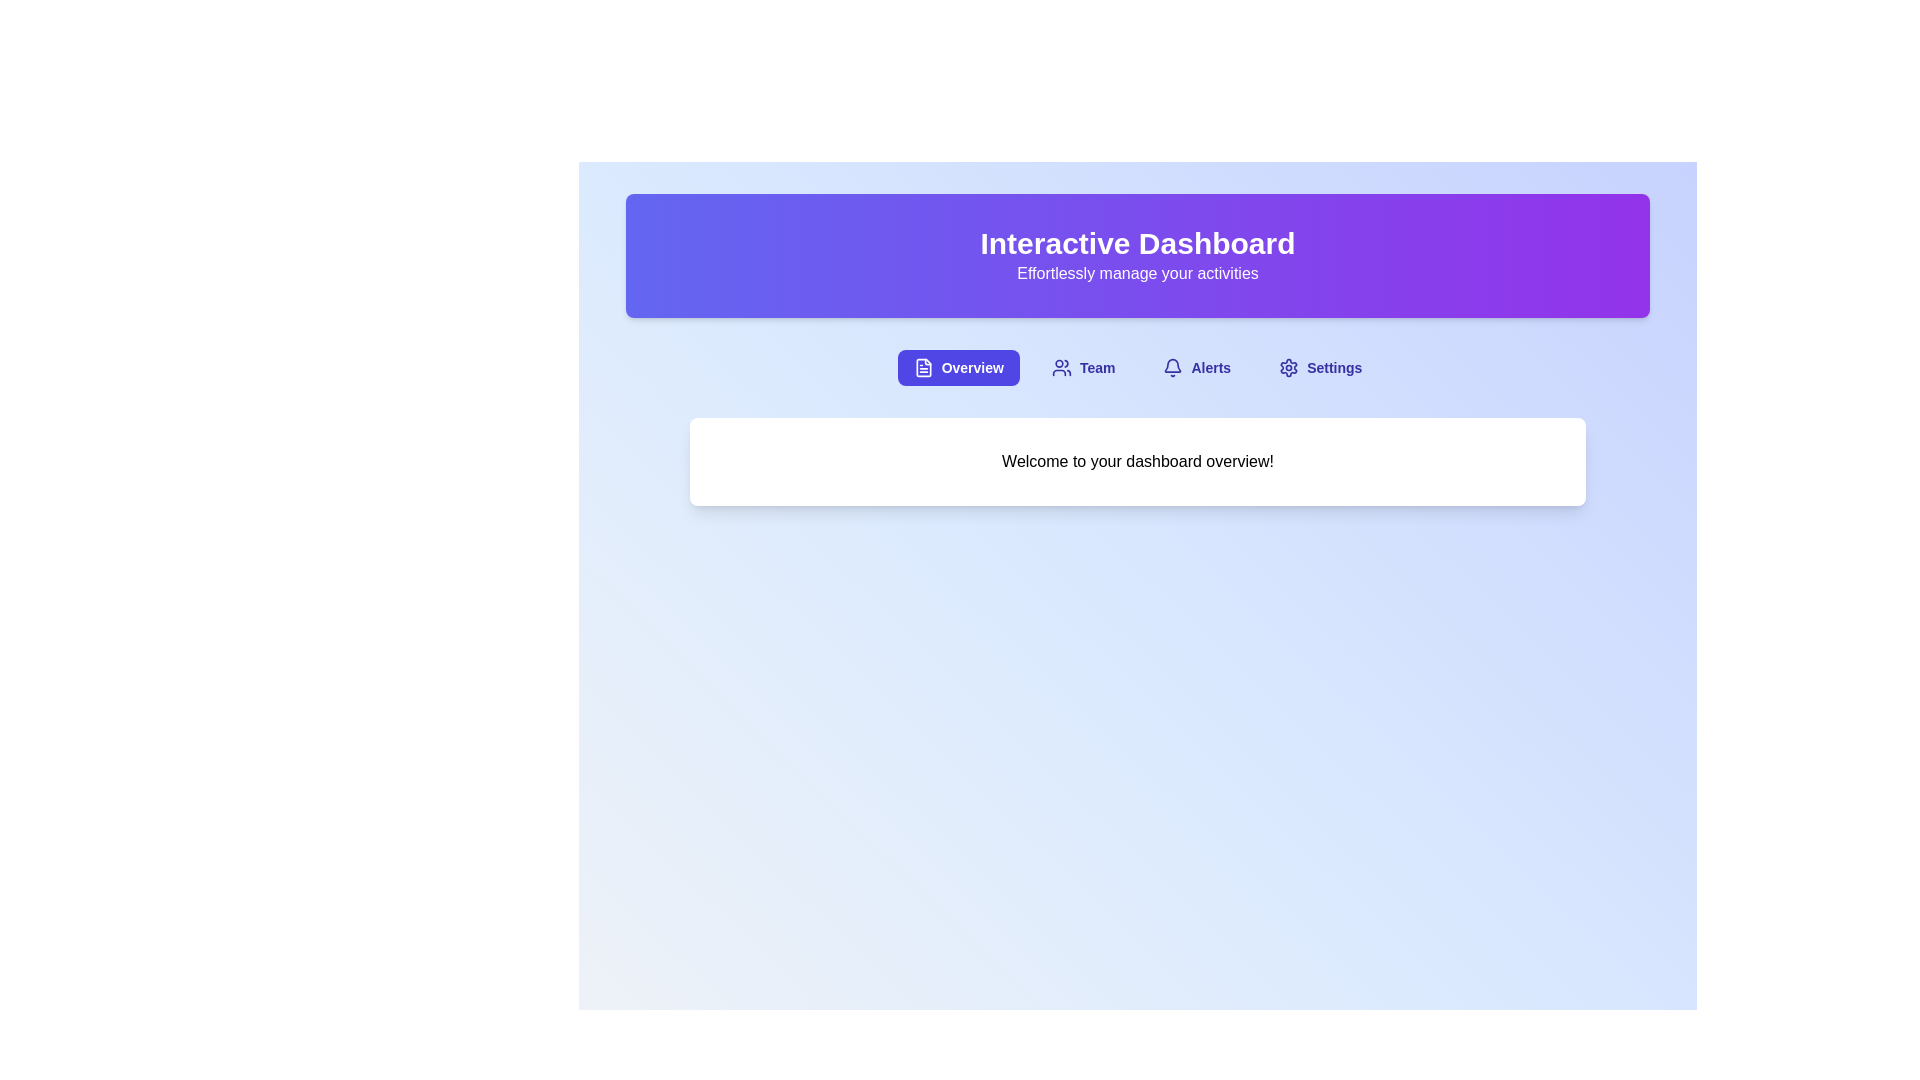 This screenshot has height=1080, width=1920. Describe the element at coordinates (1173, 367) in the screenshot. I see `the bell-shaped notification icon located in the horizontal navigation bar` at that location.